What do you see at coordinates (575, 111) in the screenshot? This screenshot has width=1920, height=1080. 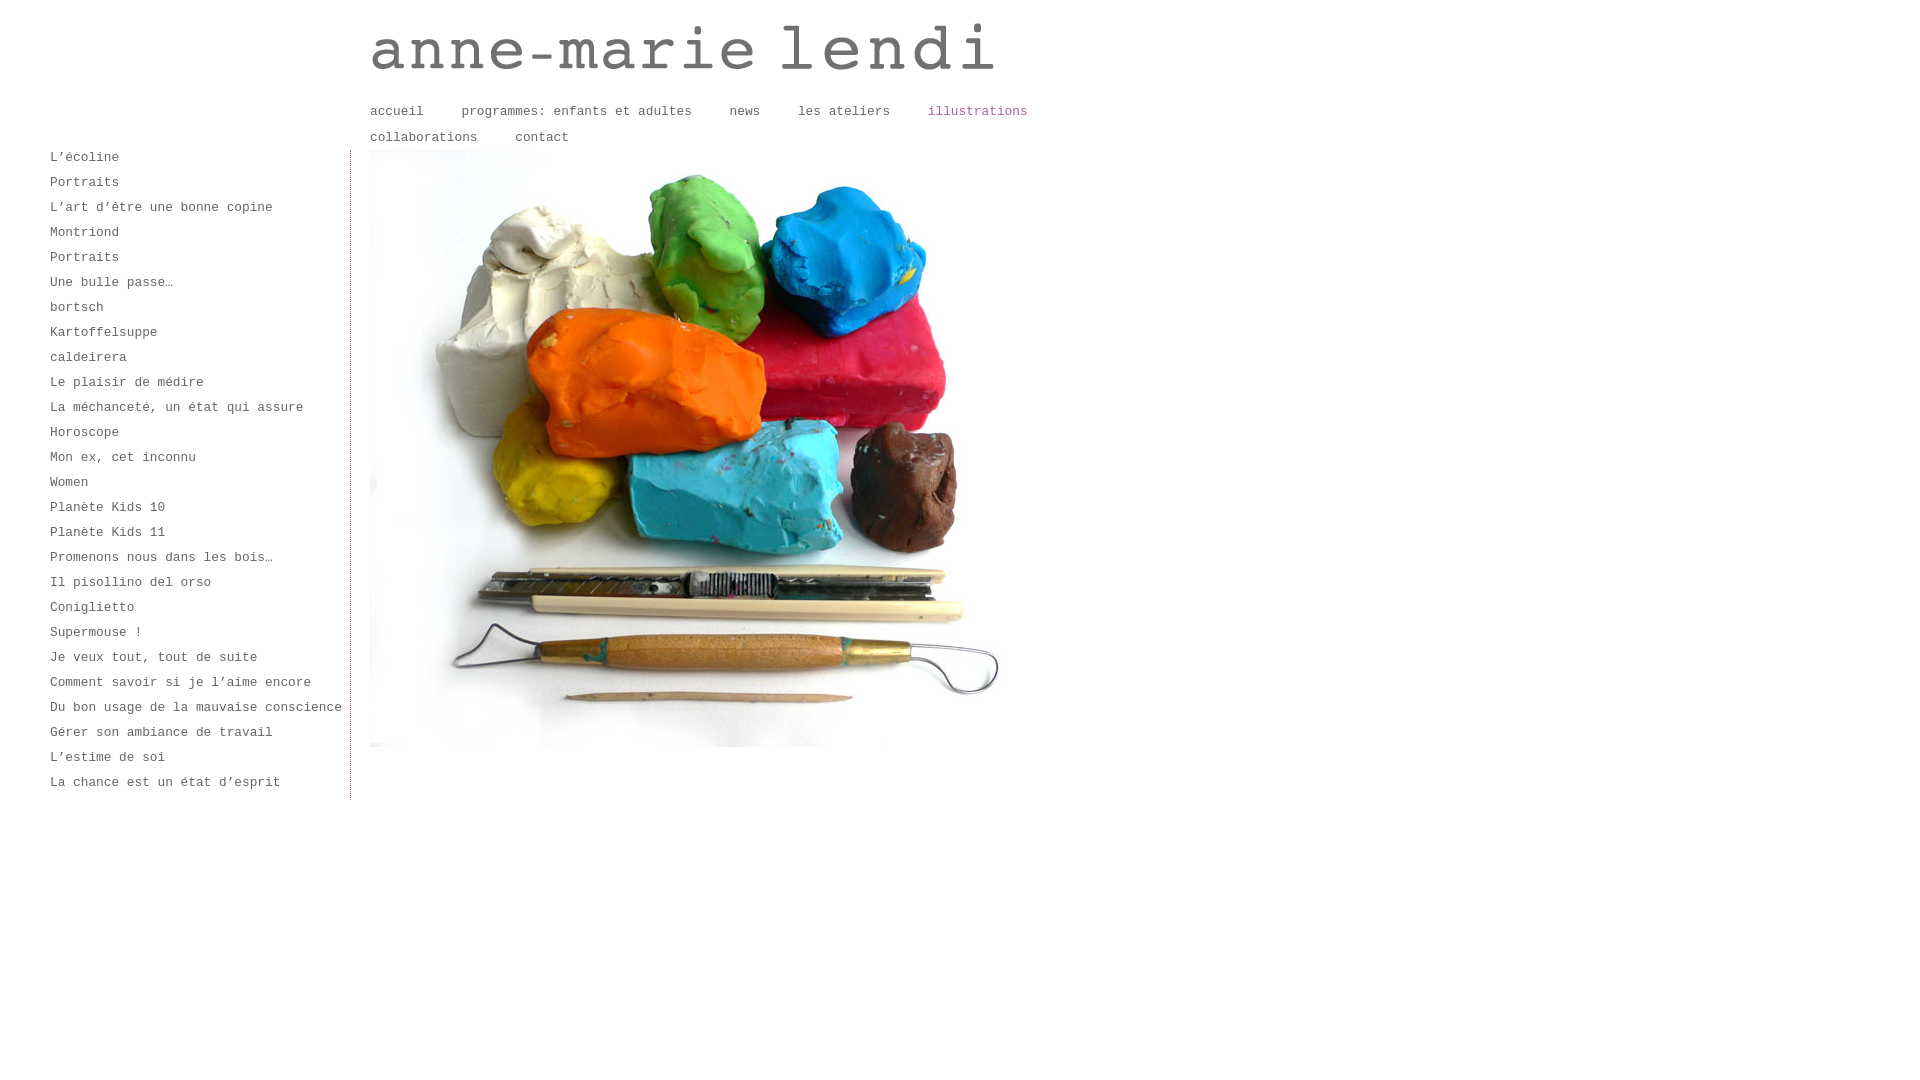 I see `'programmes: enfants et adultes'` at bounding box center [575, 111].